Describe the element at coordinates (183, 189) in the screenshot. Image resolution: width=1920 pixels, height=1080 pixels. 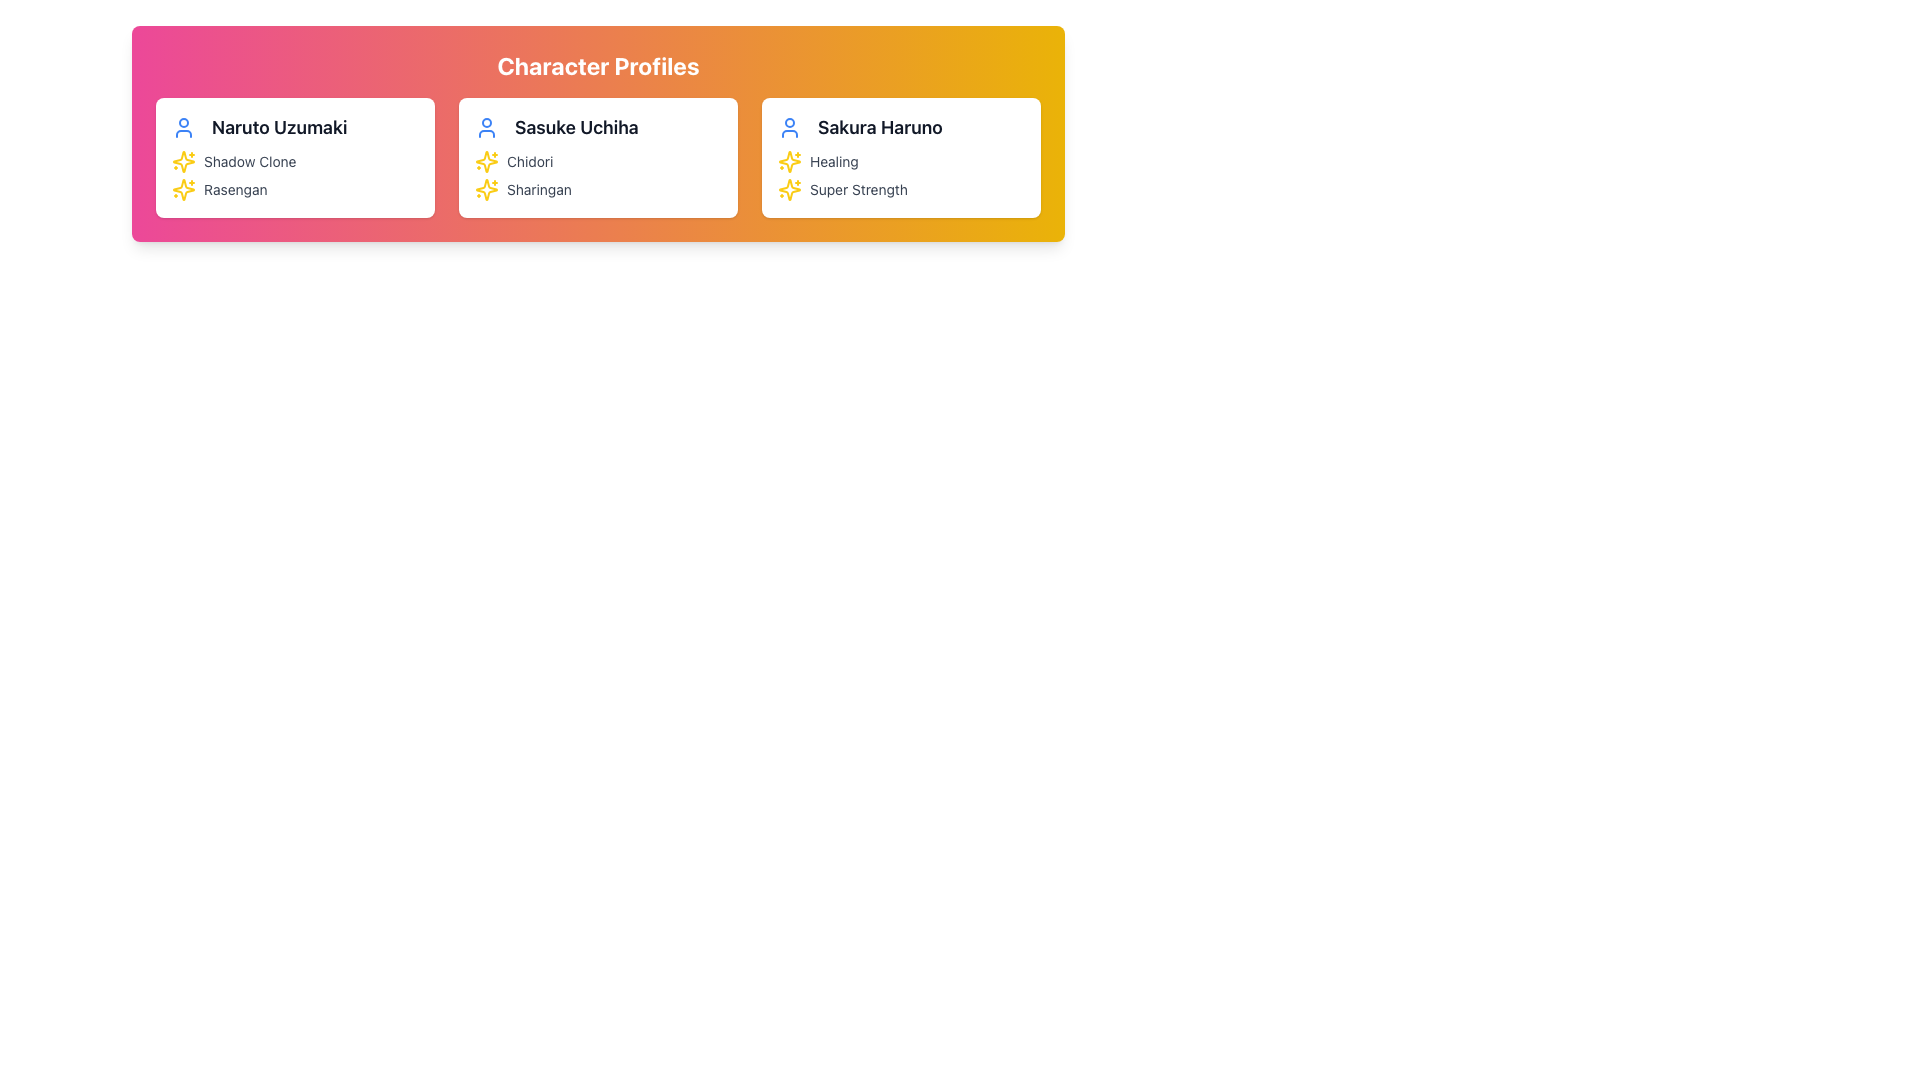
I see `the yellow star-like icon next to the text 'Rasengan' in Naruto Uzumaki's profile section` at that location.